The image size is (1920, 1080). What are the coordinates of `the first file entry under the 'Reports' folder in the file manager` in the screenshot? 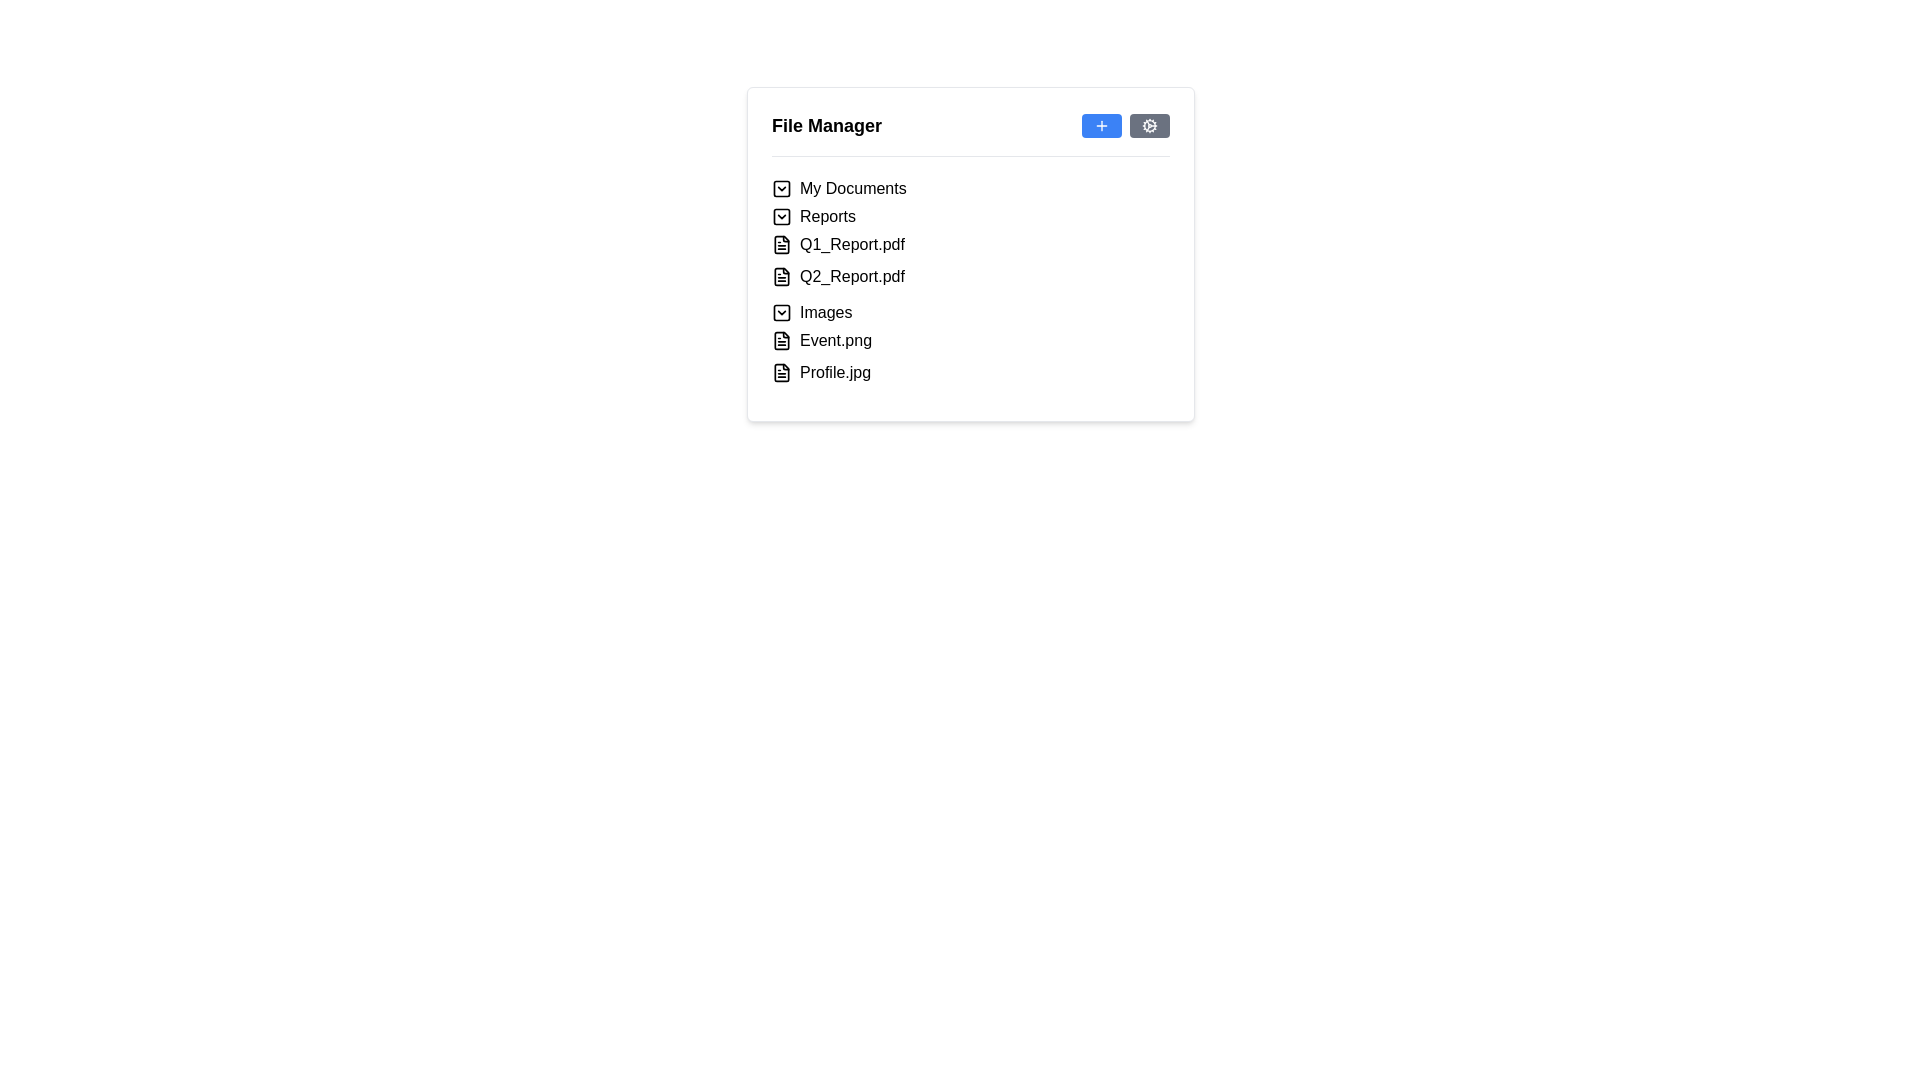 It's located at (970, 244).